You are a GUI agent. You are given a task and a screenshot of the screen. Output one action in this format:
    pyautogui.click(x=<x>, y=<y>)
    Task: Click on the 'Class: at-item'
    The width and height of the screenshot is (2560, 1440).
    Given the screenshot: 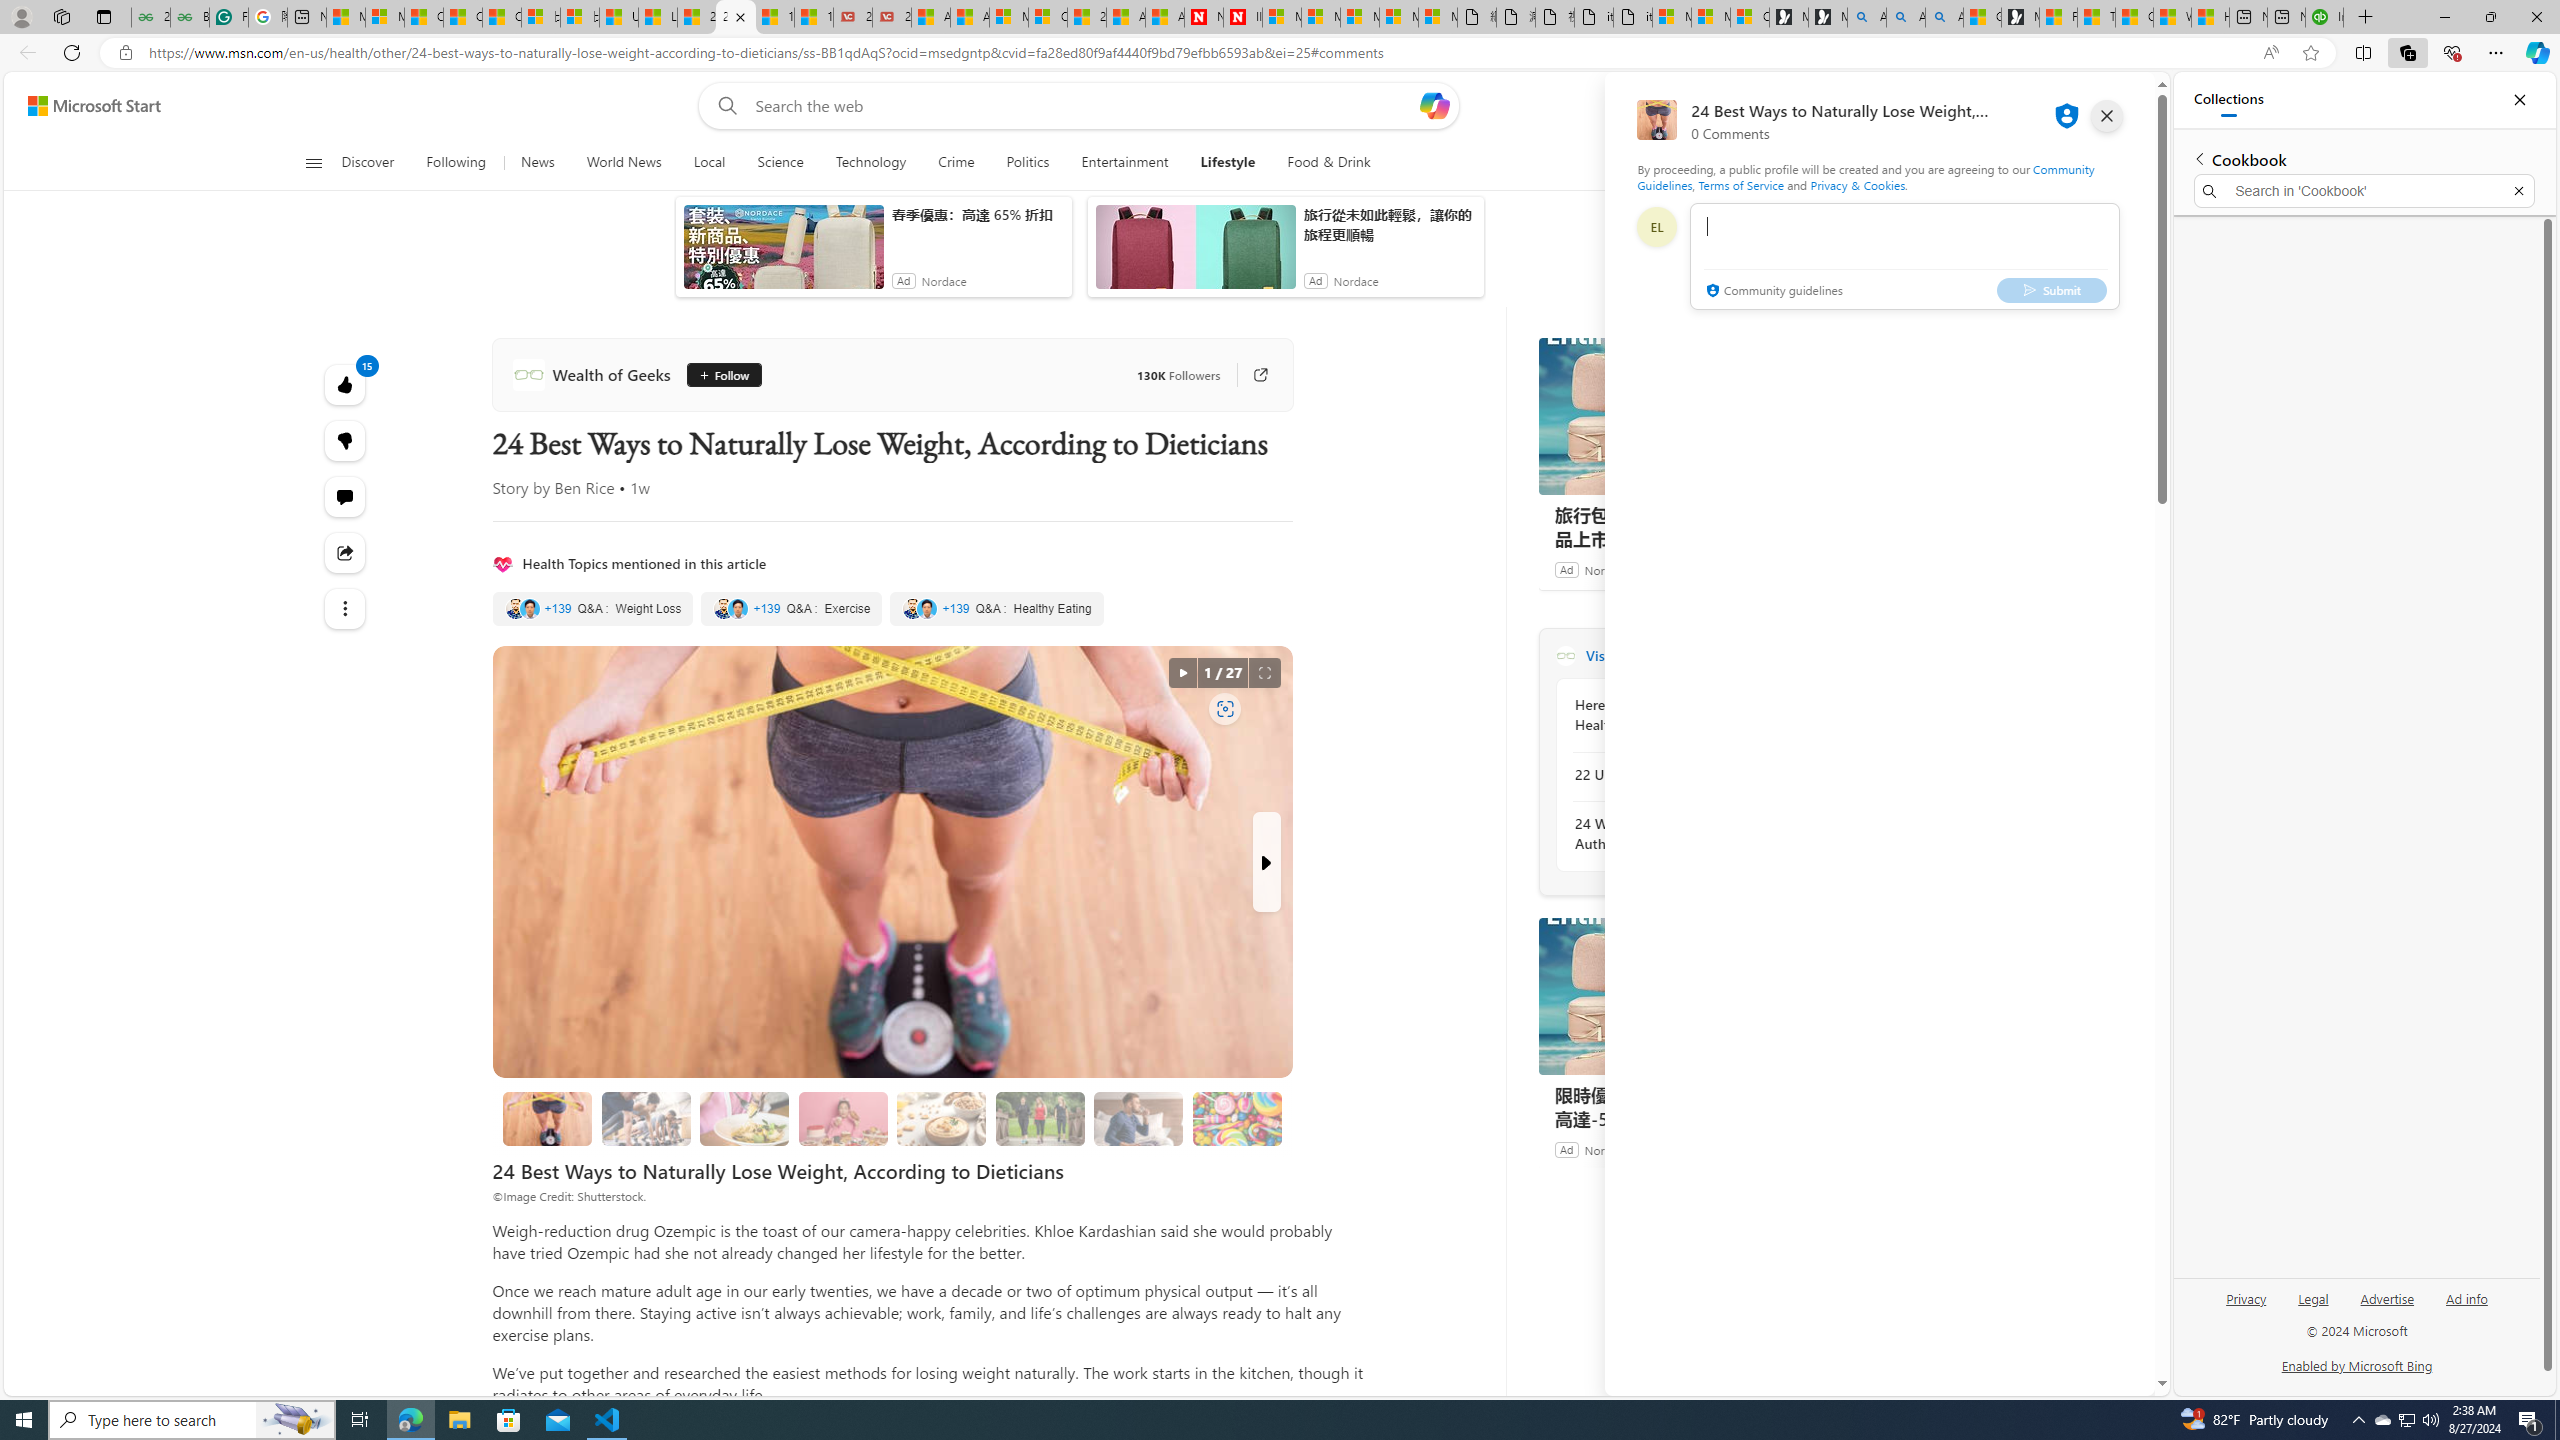 What is the action you would take?
    pyautogui.click(x=345, y=608)
    